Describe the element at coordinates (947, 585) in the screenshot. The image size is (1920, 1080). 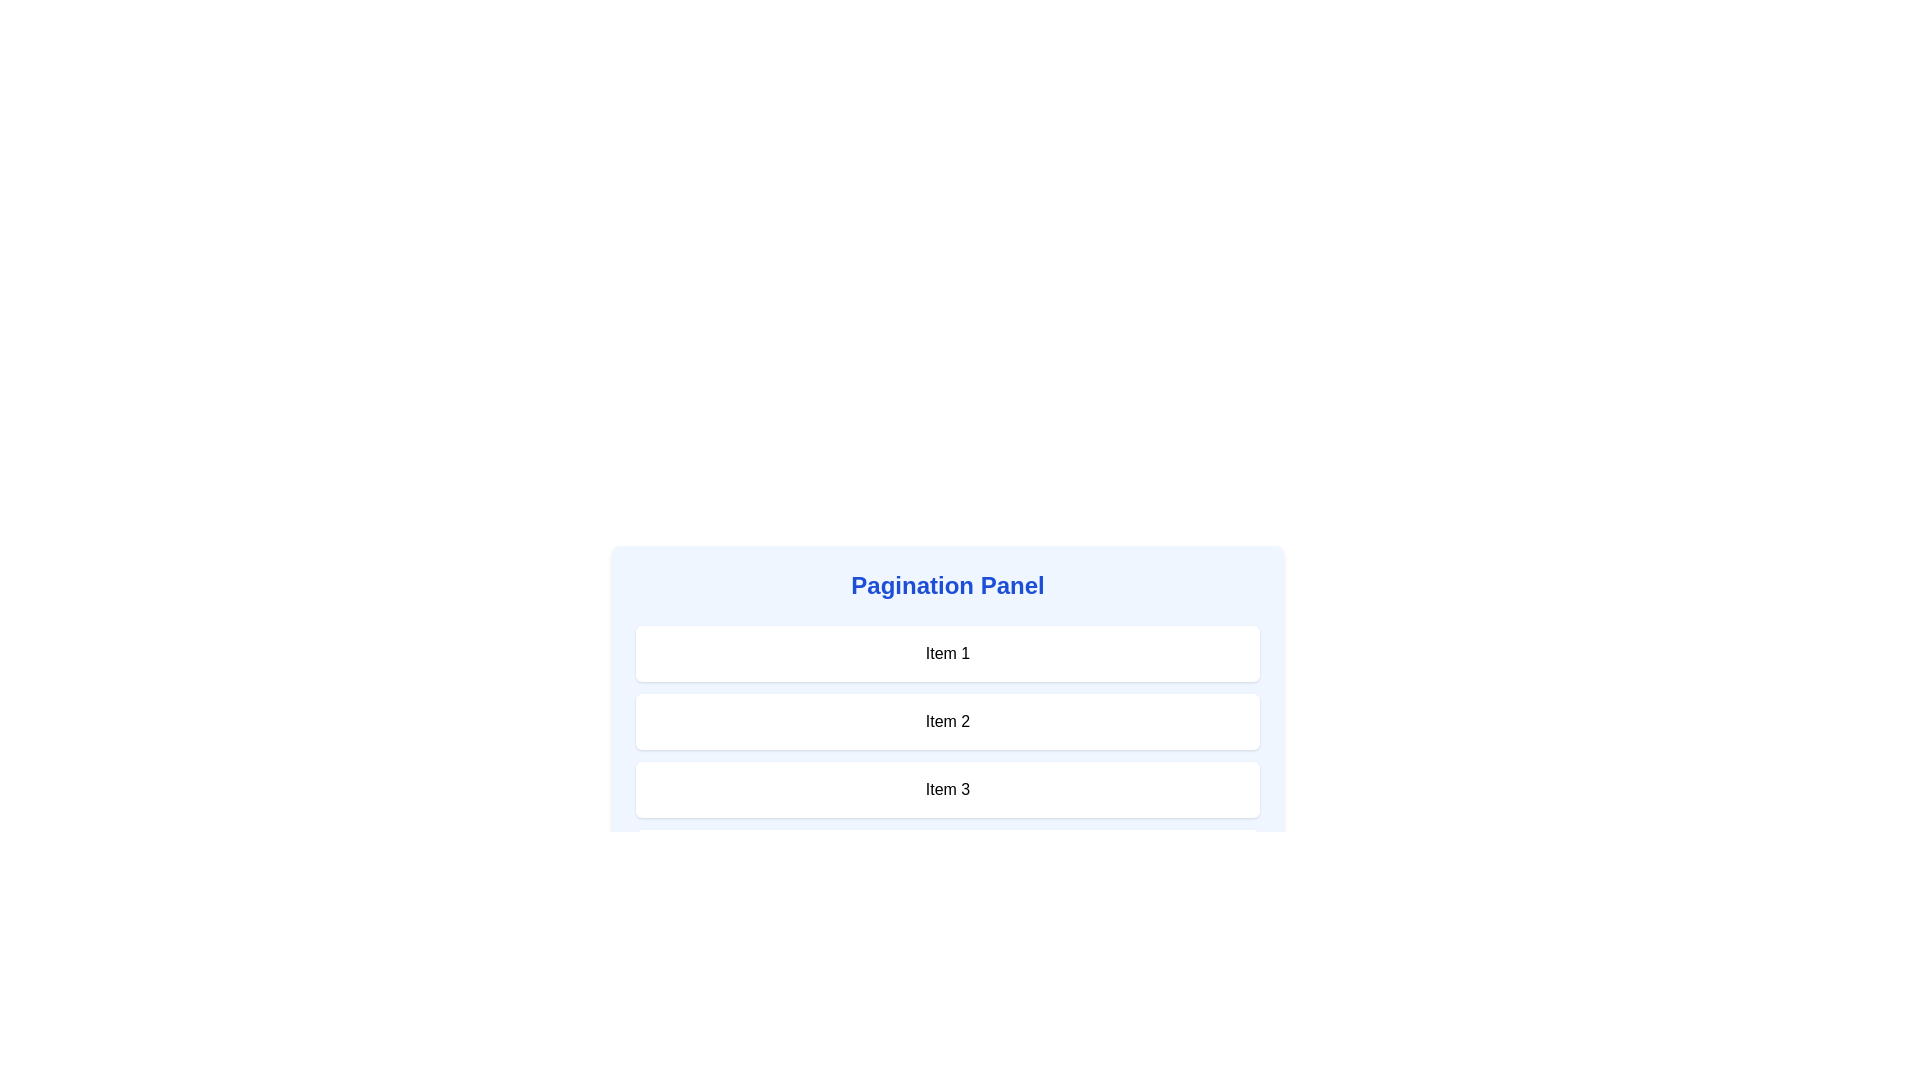
I see `the Text Label that serves as a header for the pagination panel, providing context to the surrounding list items` at that location.